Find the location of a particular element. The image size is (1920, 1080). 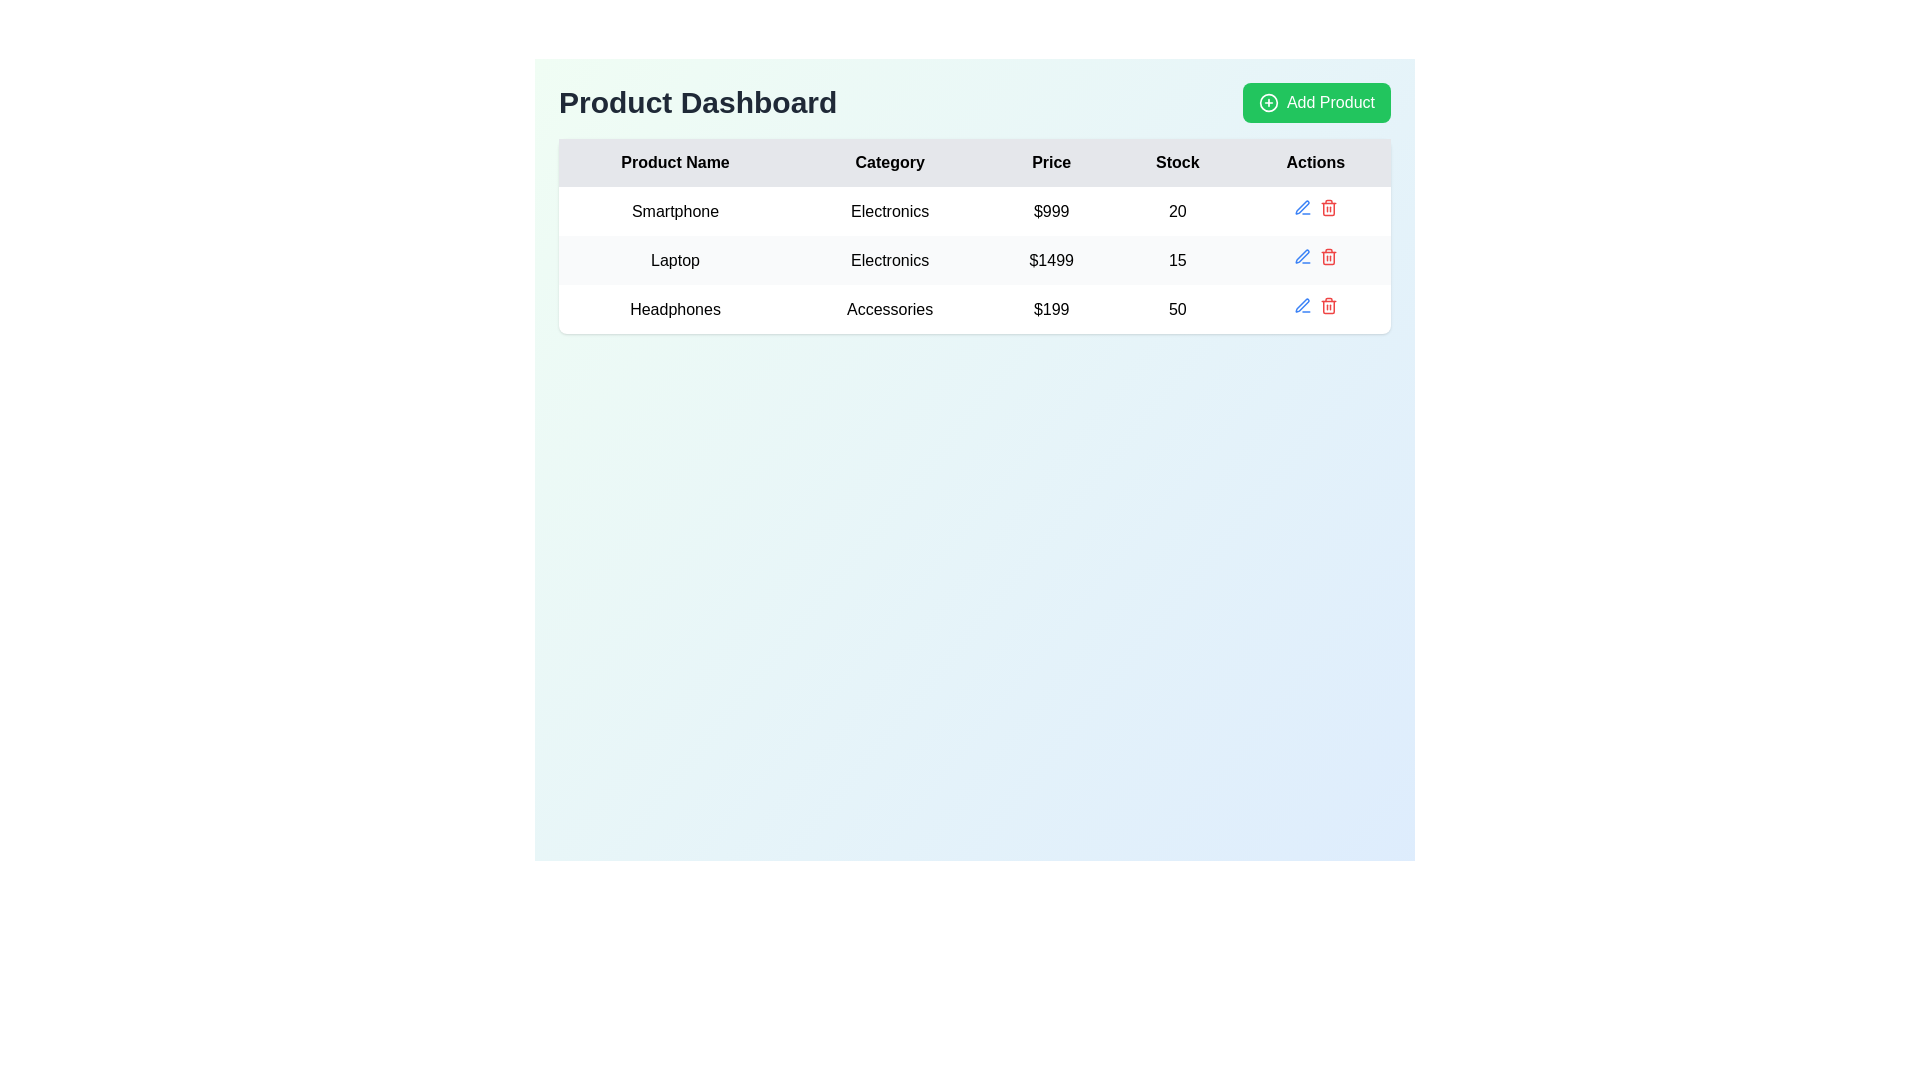

the Graphical Circle that visually represents the 'Add Product' button, located in the top right corner of the workspace is located at coordinates (1267, 103).